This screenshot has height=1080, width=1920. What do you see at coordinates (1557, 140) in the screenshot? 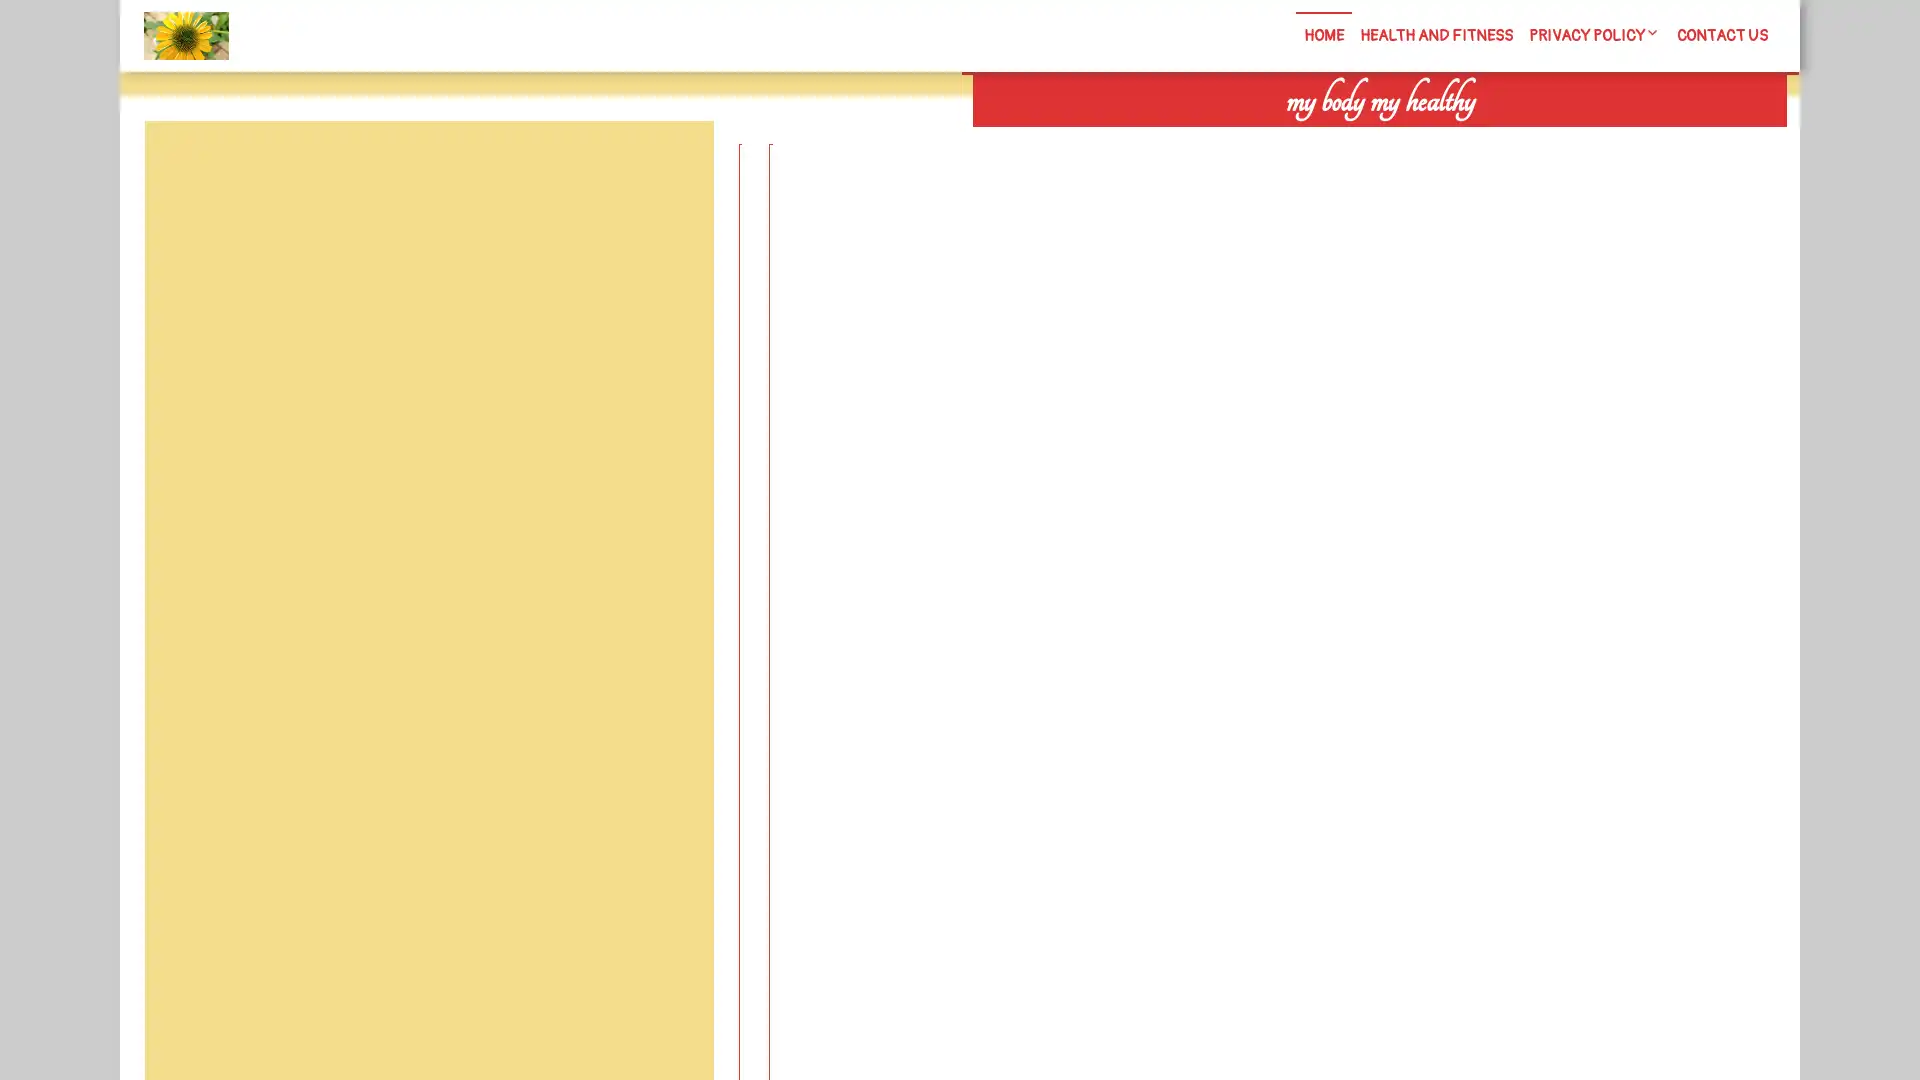
I see `Search` at bounding box center [1557, 140].